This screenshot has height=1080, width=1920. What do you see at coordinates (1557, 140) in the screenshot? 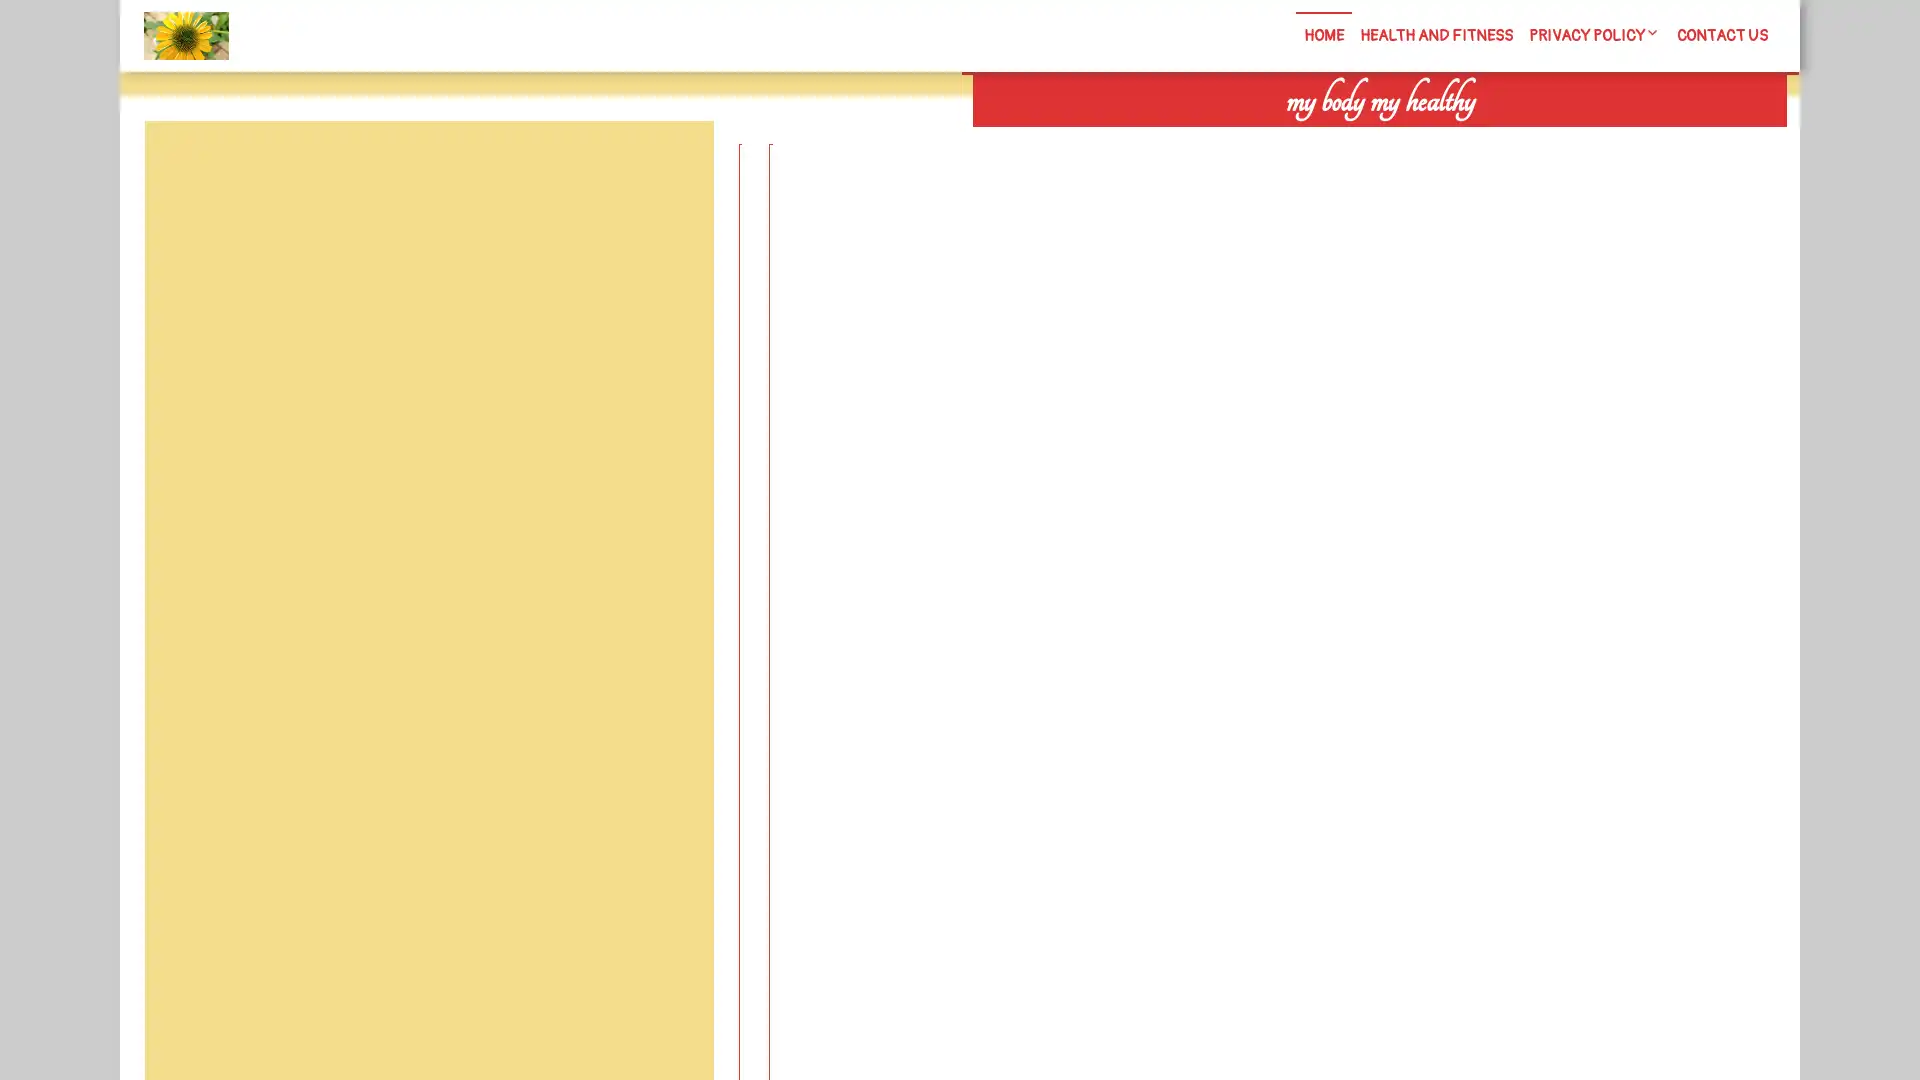
I see `Search` at bounding box center [1557, 140].